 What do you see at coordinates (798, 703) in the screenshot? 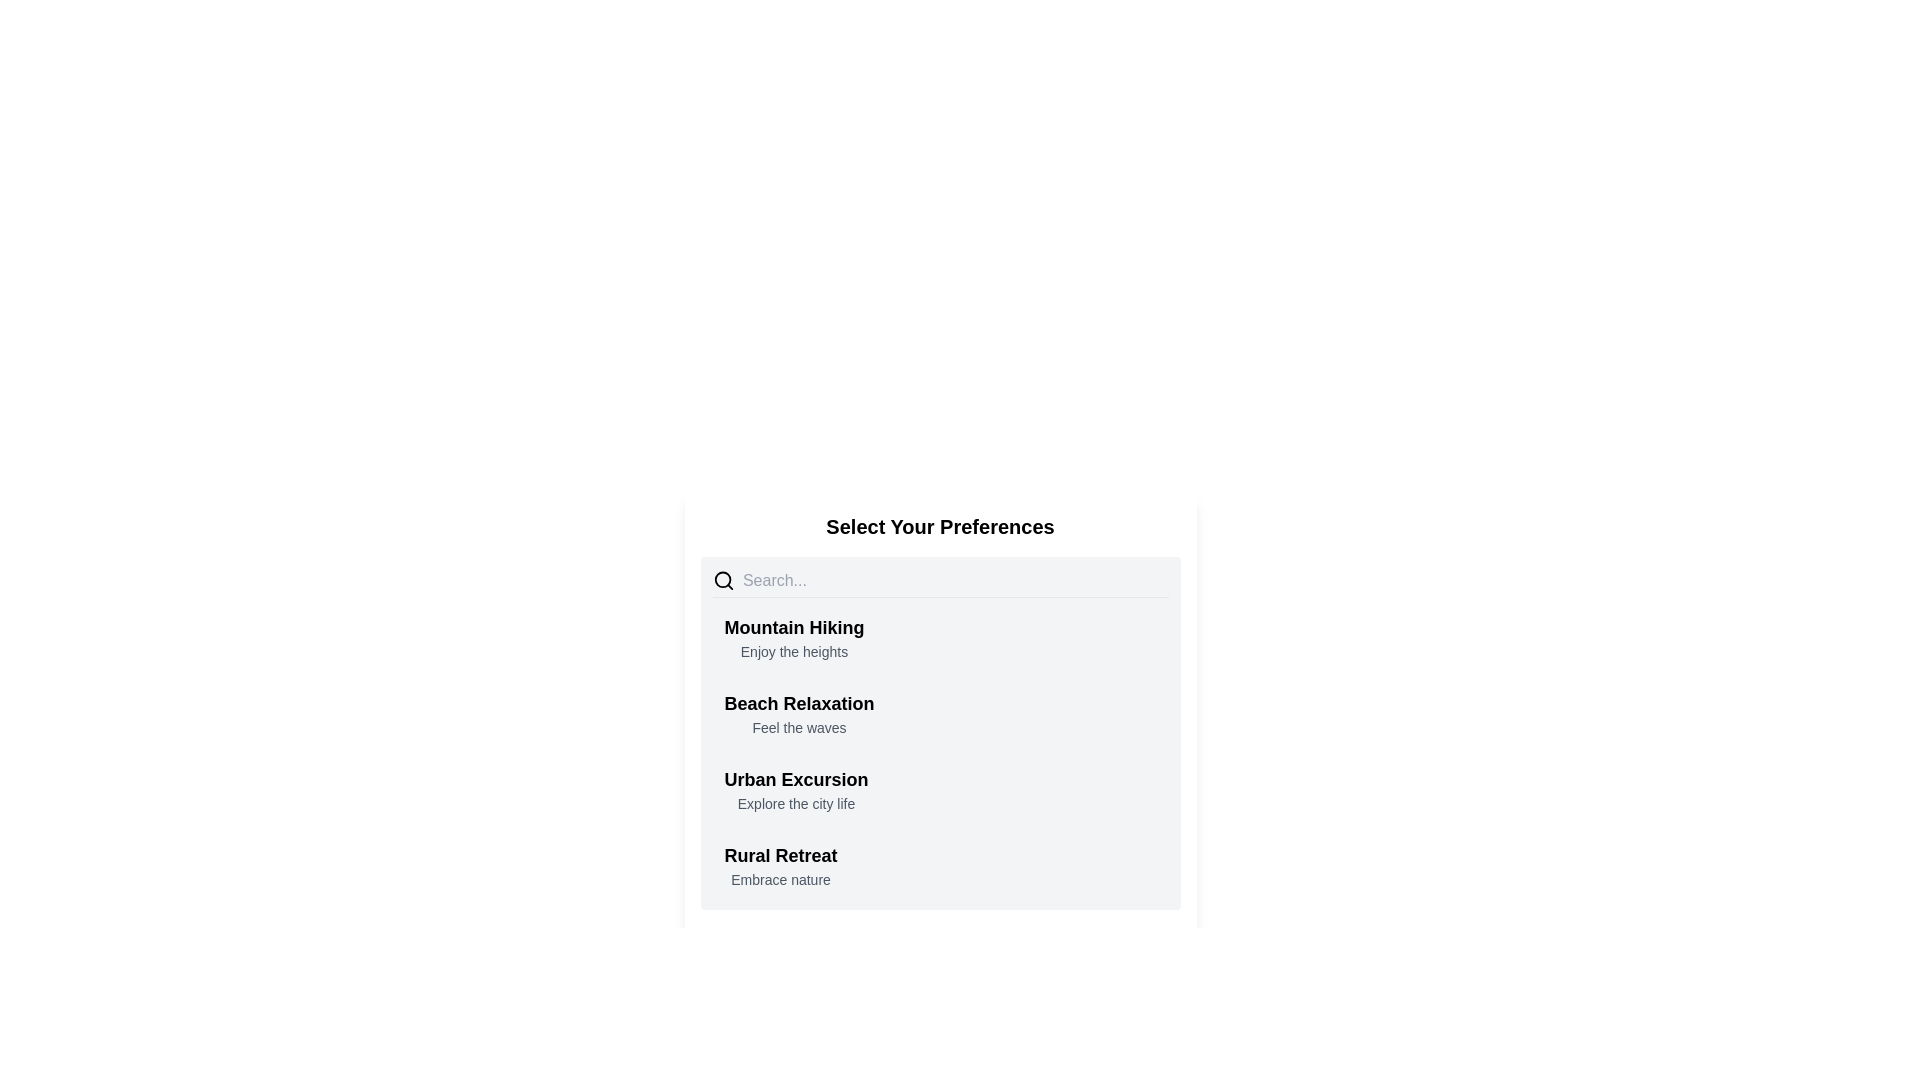
I see `text label indicating 'Beach Relaxation' which is the second item in the user preferences list under 'Select Your Preferences.'` at bounding box center [798, 703].